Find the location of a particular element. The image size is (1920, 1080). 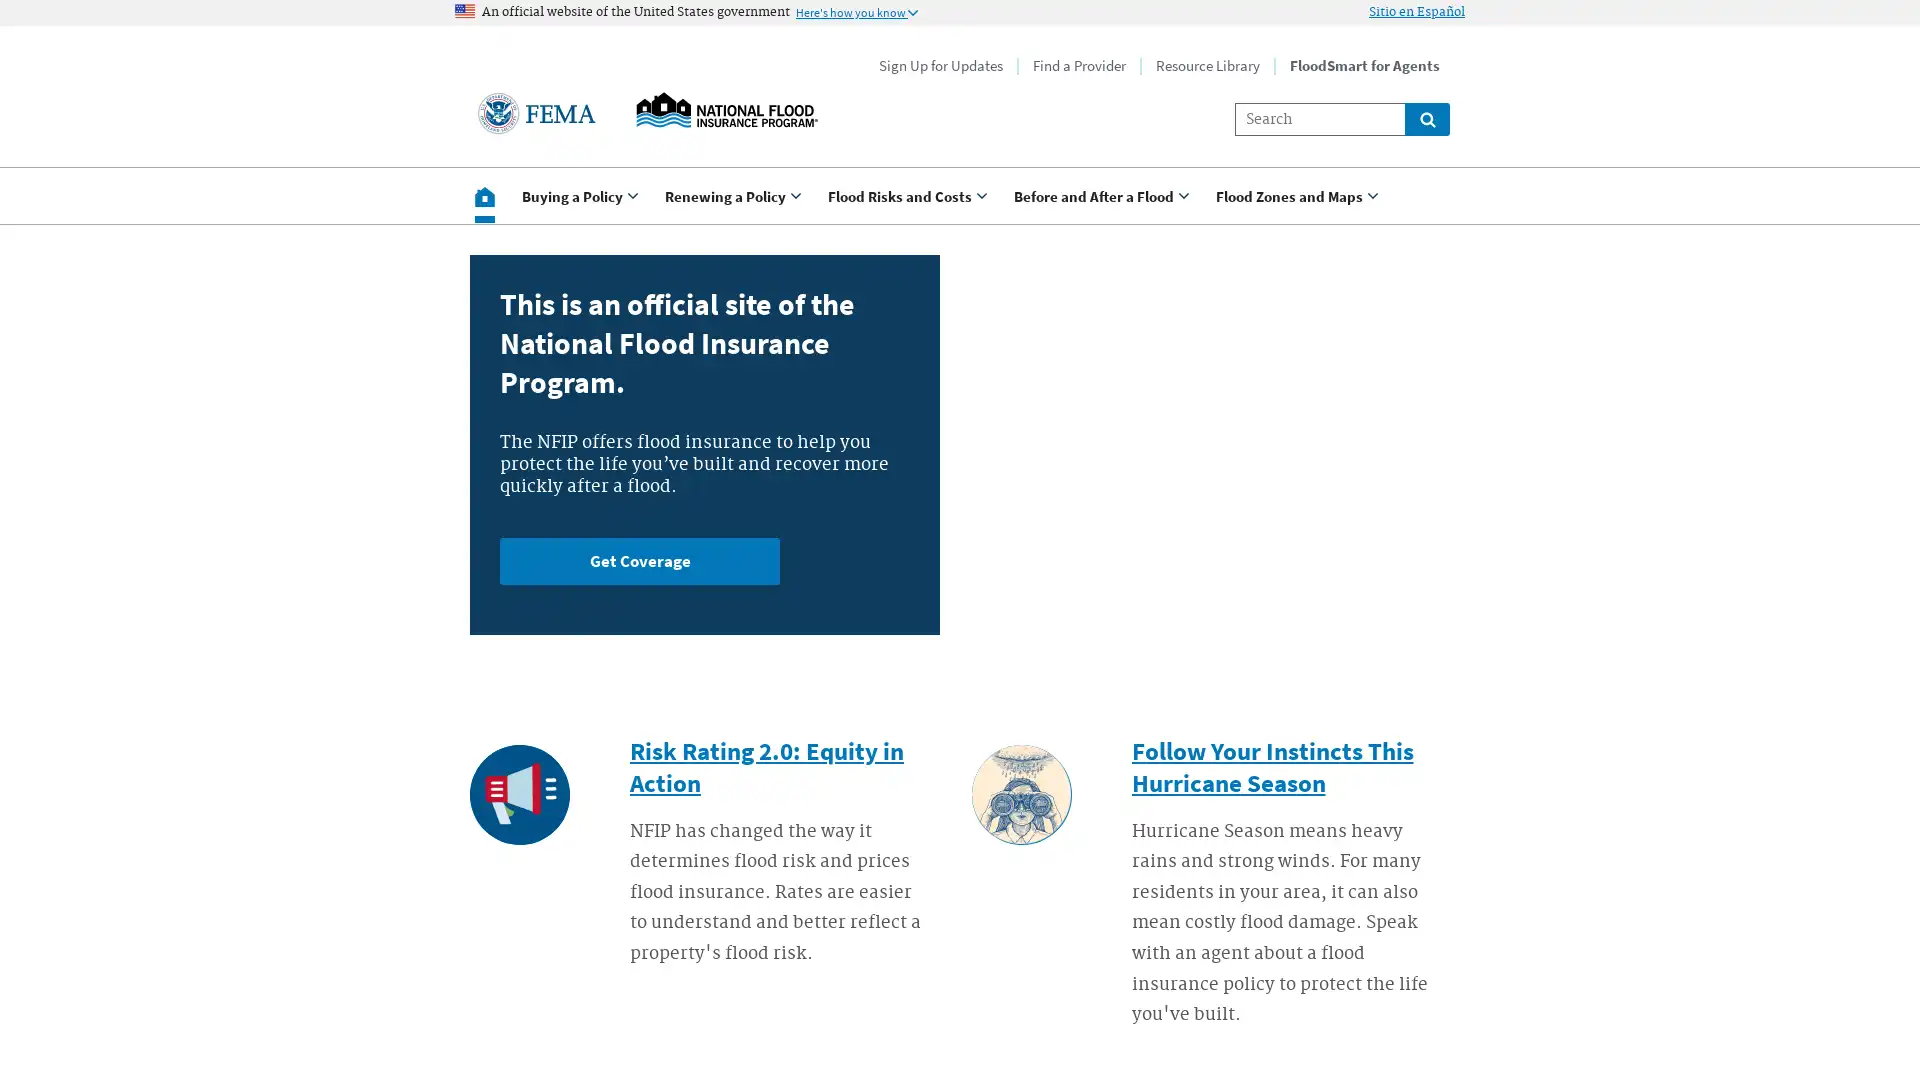

Use <enter> and shift + <enter> to open and close the drop down to sub-menus is located at coordinates (735, 195).